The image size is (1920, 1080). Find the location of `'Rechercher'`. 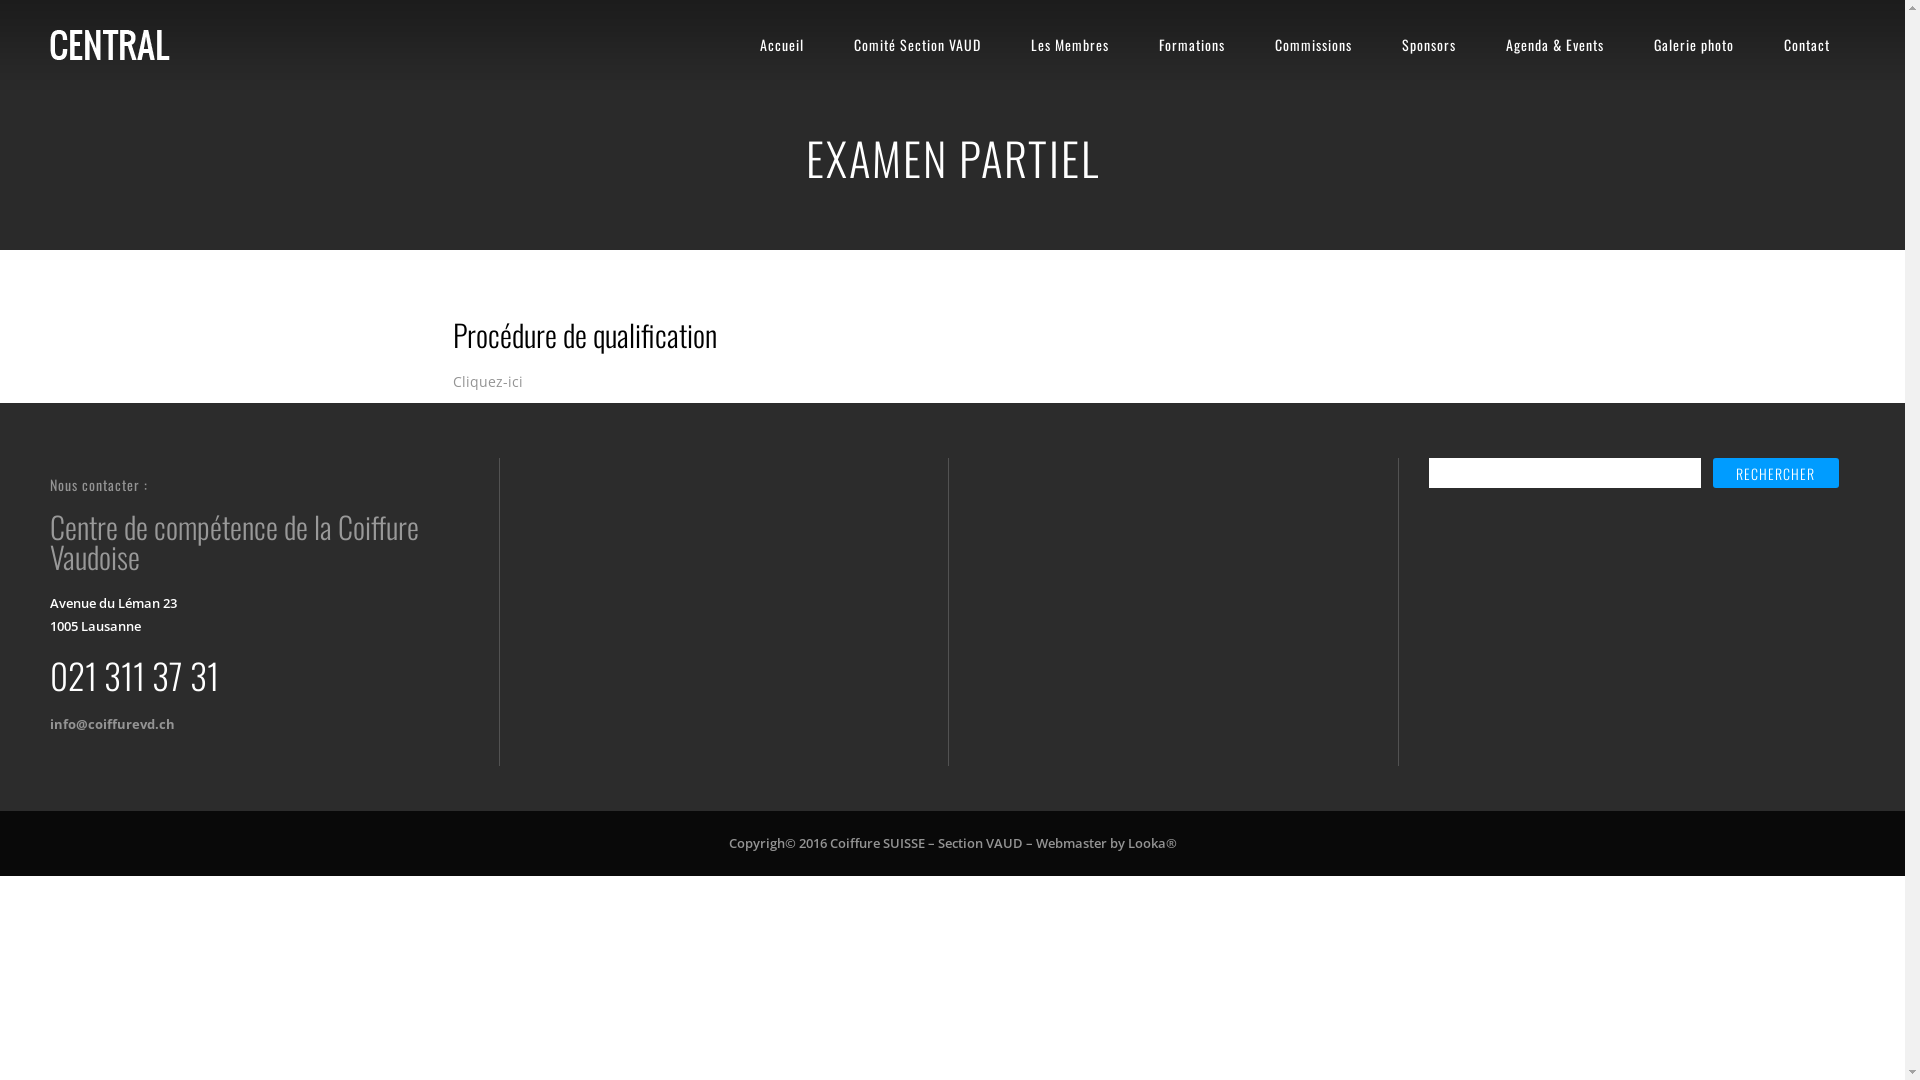

'Rechercher' is located at coordinates (1712, 473).